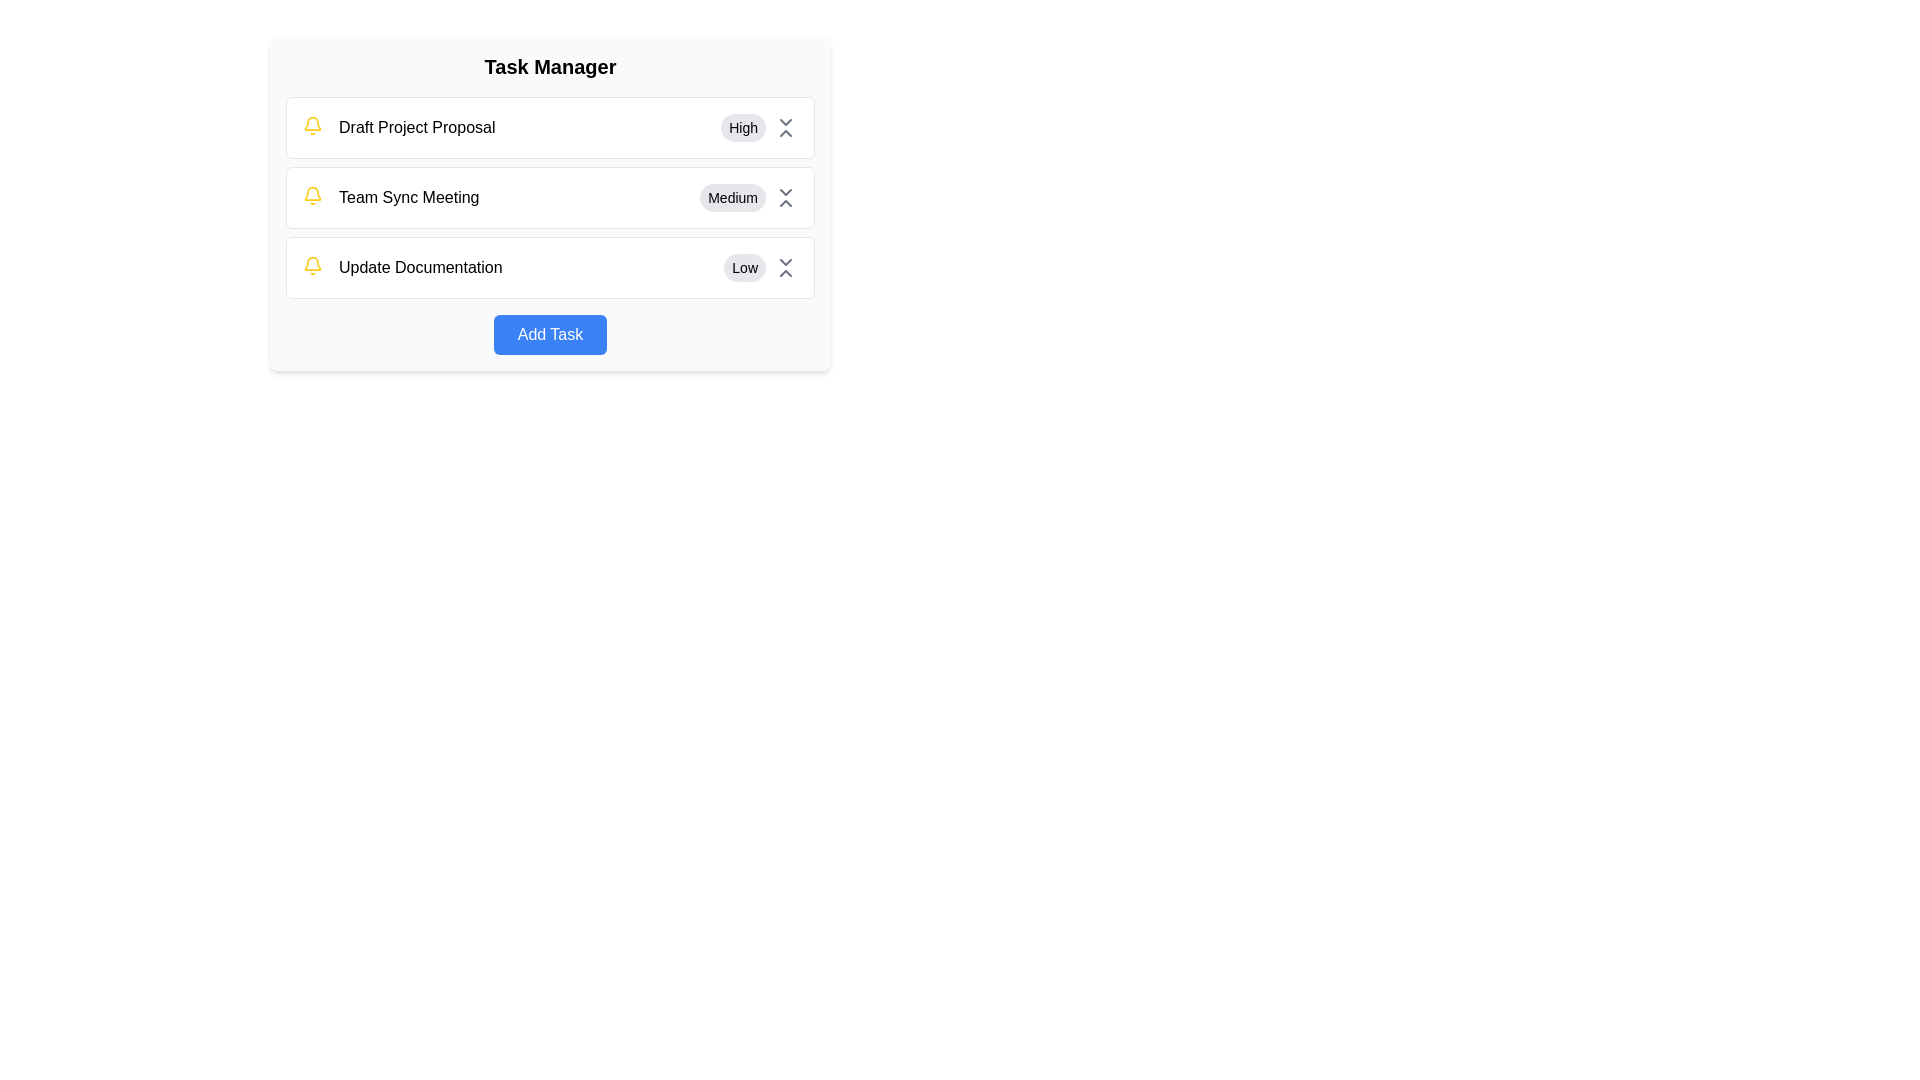  I want to click on the text label styled with the word 'High', which signifies priority and is positioned to the right of 'Draft Project Proposal', so click(742, 127).